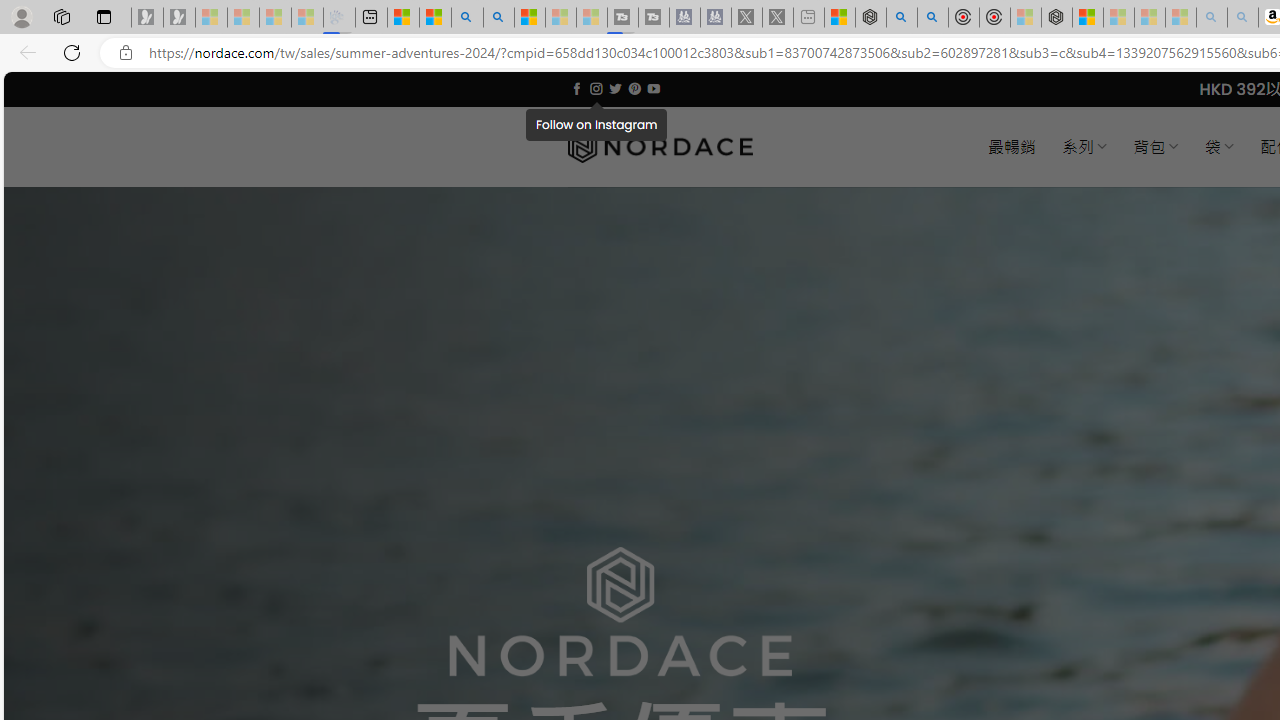 The width and height of the screenshot is (1280, 720). Describe the element at coordinates (1056, 17) in the screenshot. I see `'Nordace - Nordace Siena Is Not An Ordinary Backpack'` at that location.